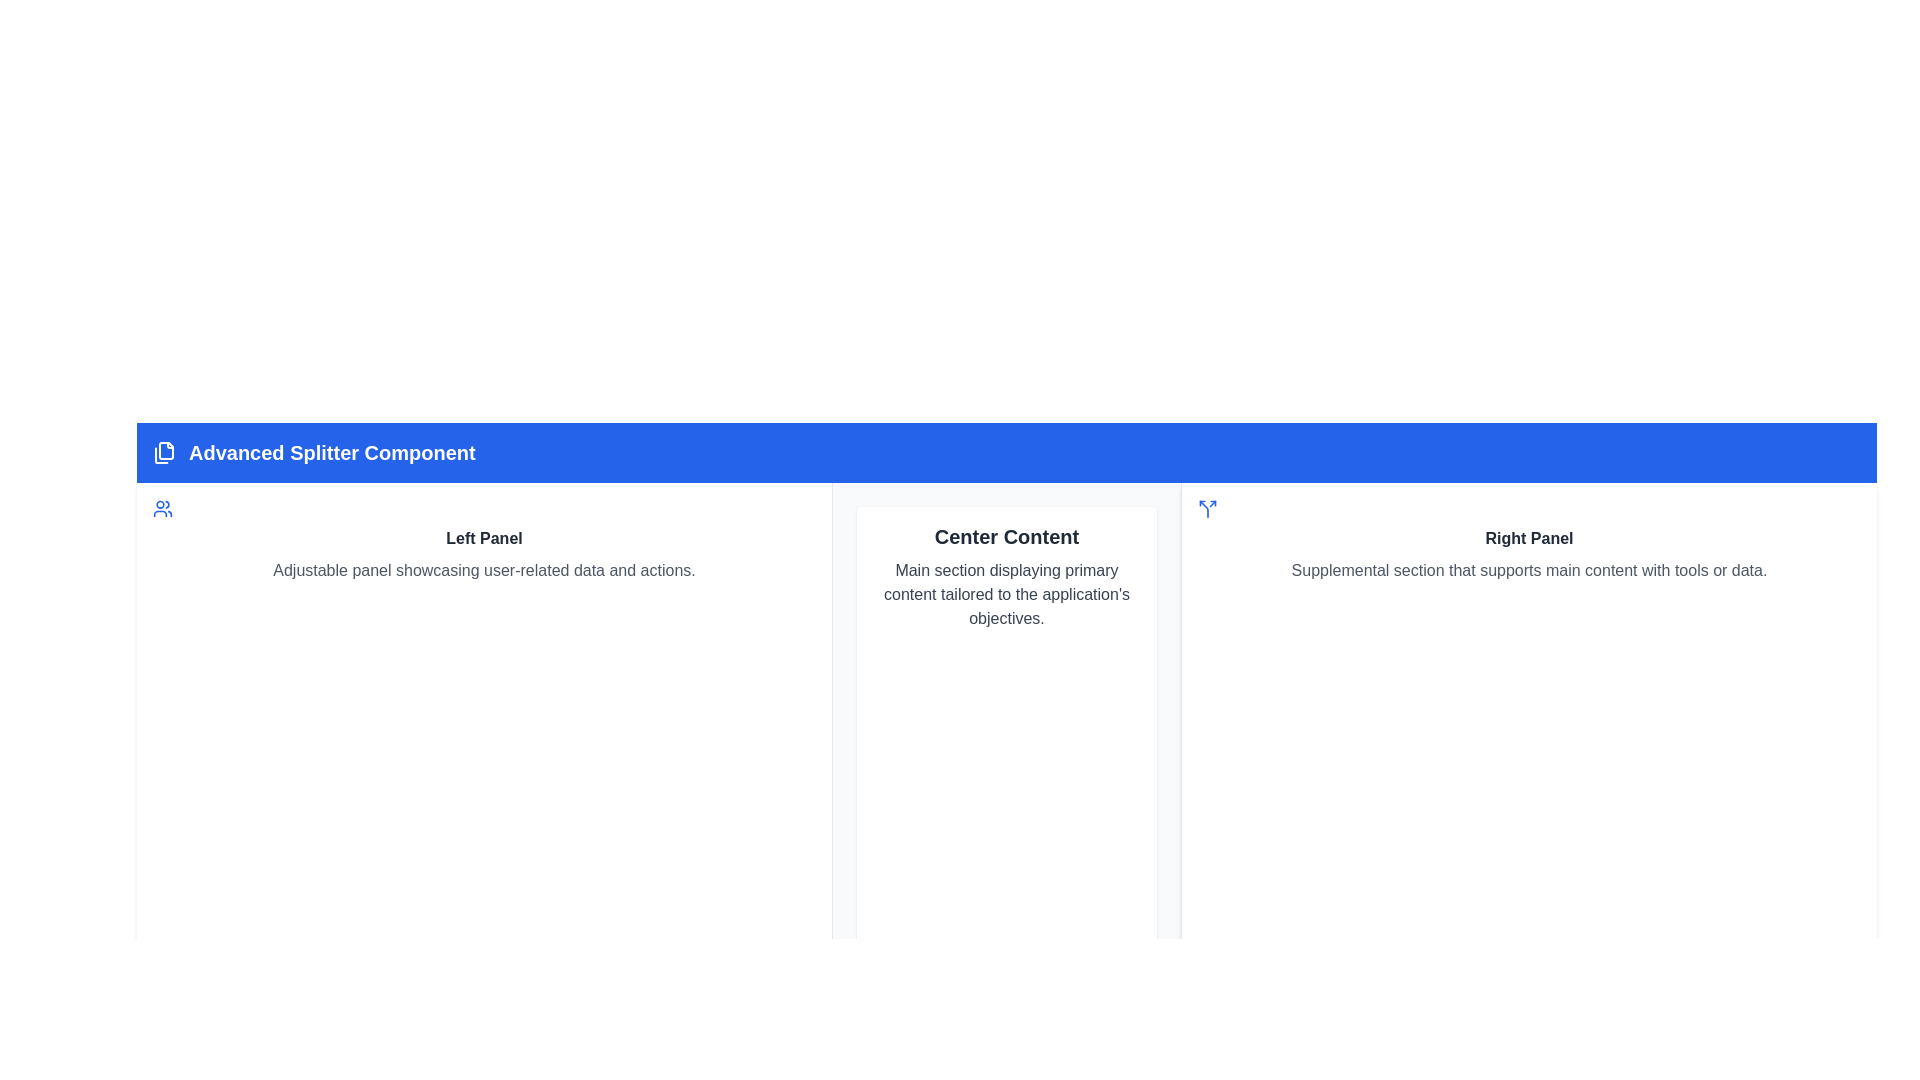 This screenshot has height=1080, width=1920. Describe the element at coordinates (163, 508) in the screenshot. I see `the user-related content icon located at the top-left corner of the left panel, preceding the title 'Left Panel'` at that location.